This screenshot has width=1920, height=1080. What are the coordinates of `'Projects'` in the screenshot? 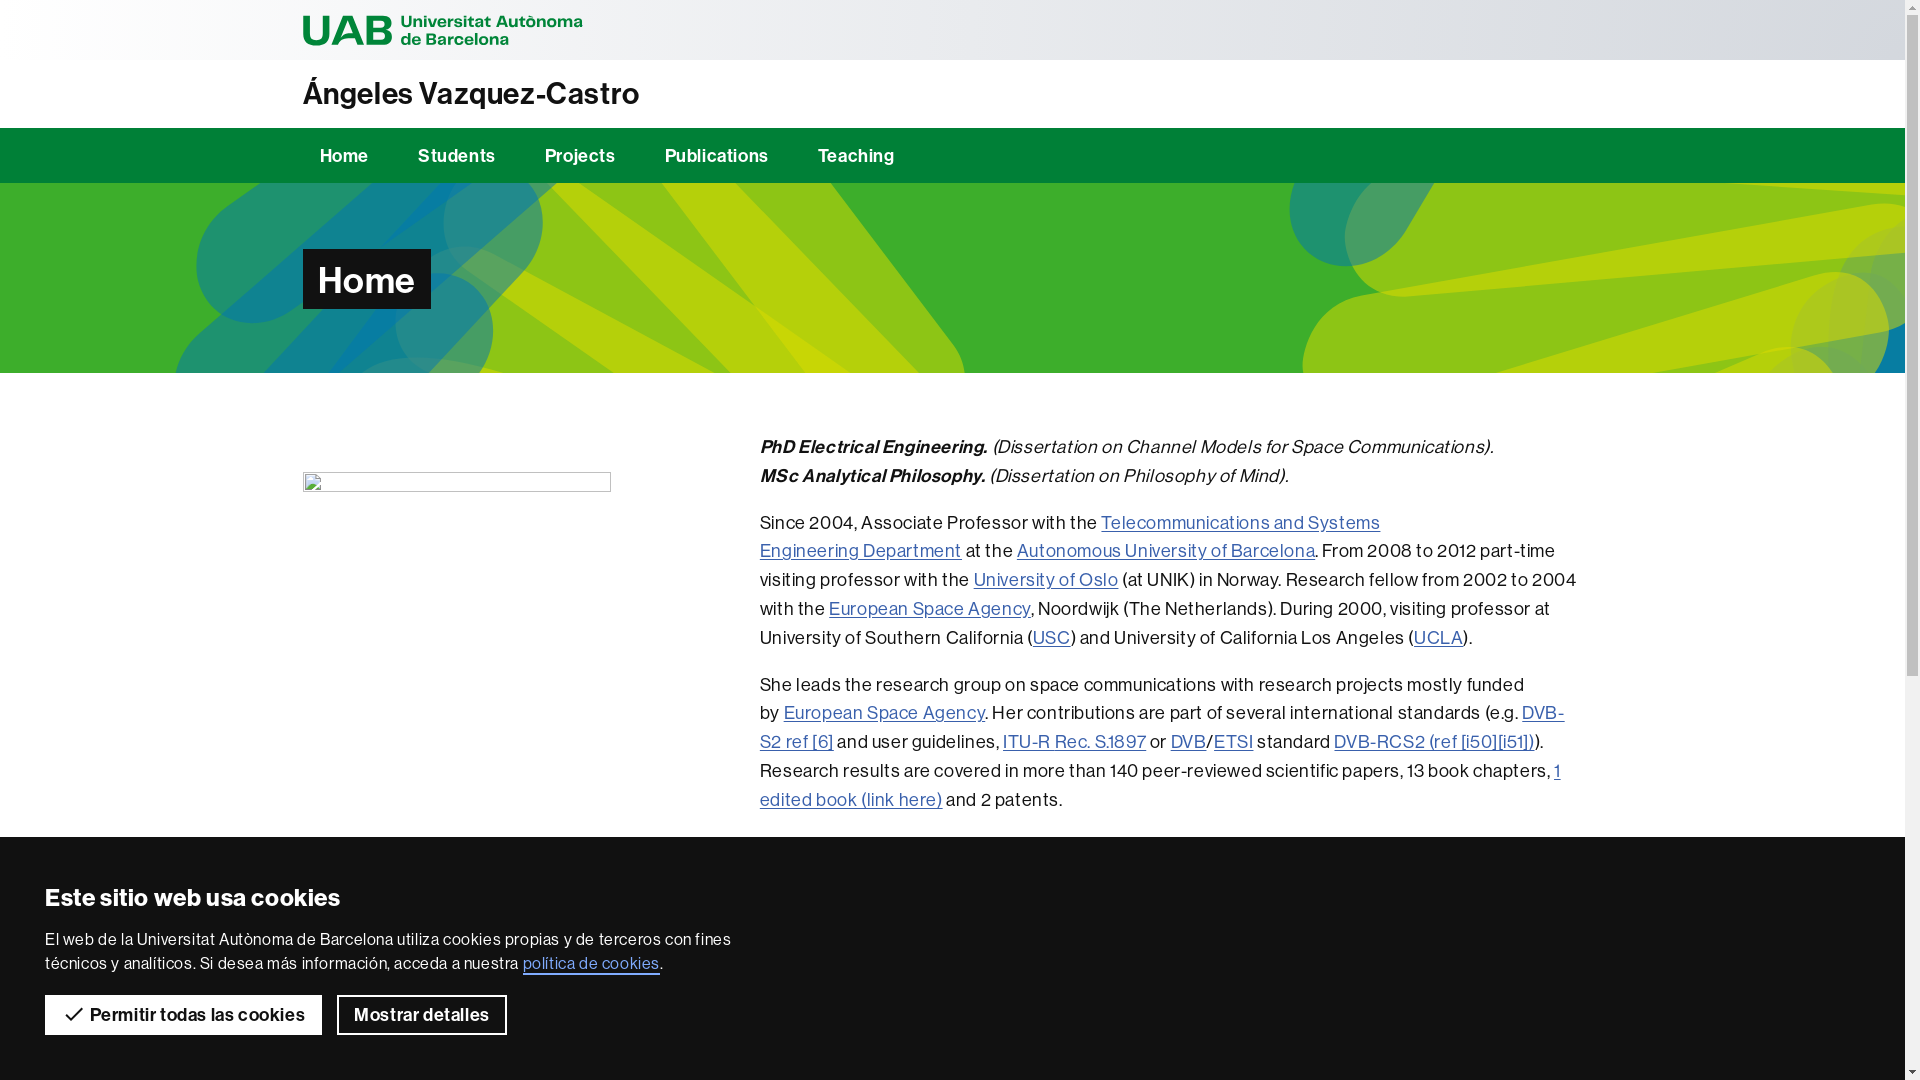 It's located at (579, 154).